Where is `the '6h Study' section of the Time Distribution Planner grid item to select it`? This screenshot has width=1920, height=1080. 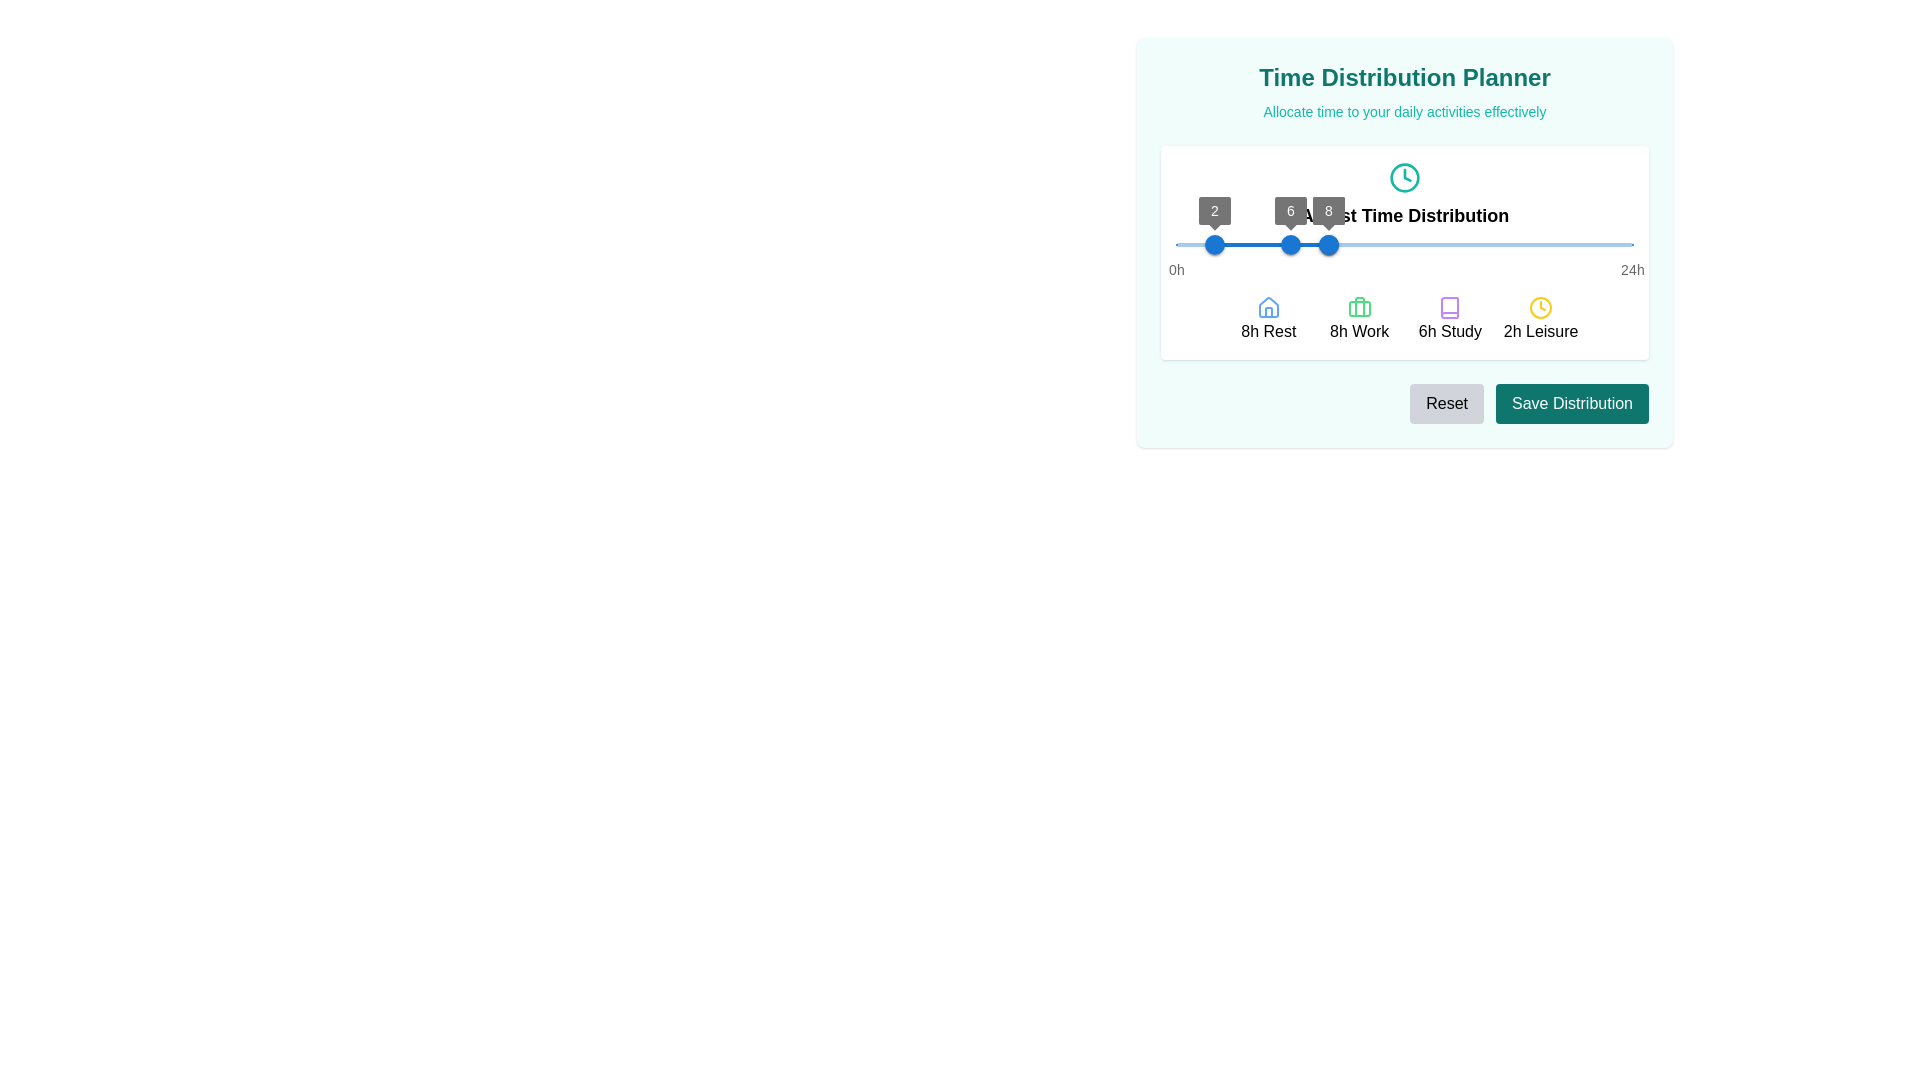 the '6h Study' section of the Time Distribution Planner grid item to select it is located at coordinates (1404, 319).